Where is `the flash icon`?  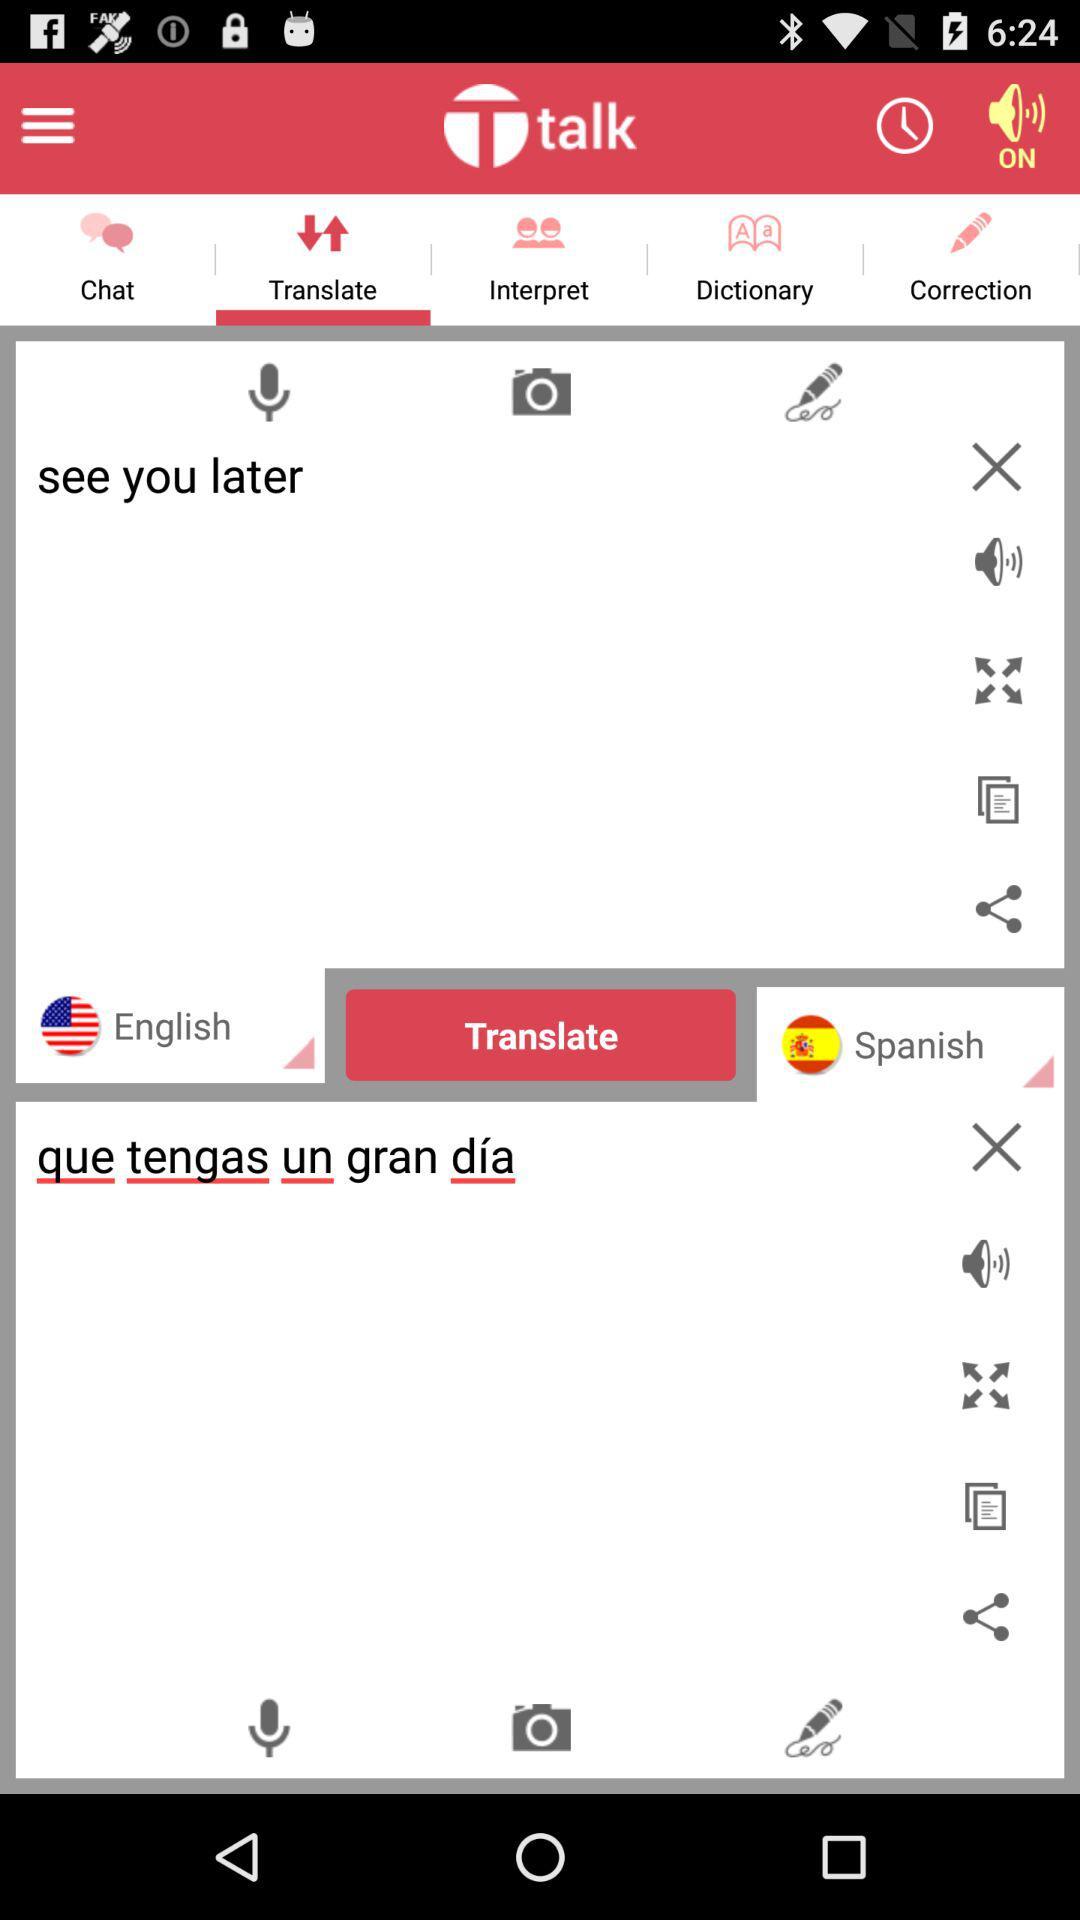 the flash icon is located at coordinates (813, 418).